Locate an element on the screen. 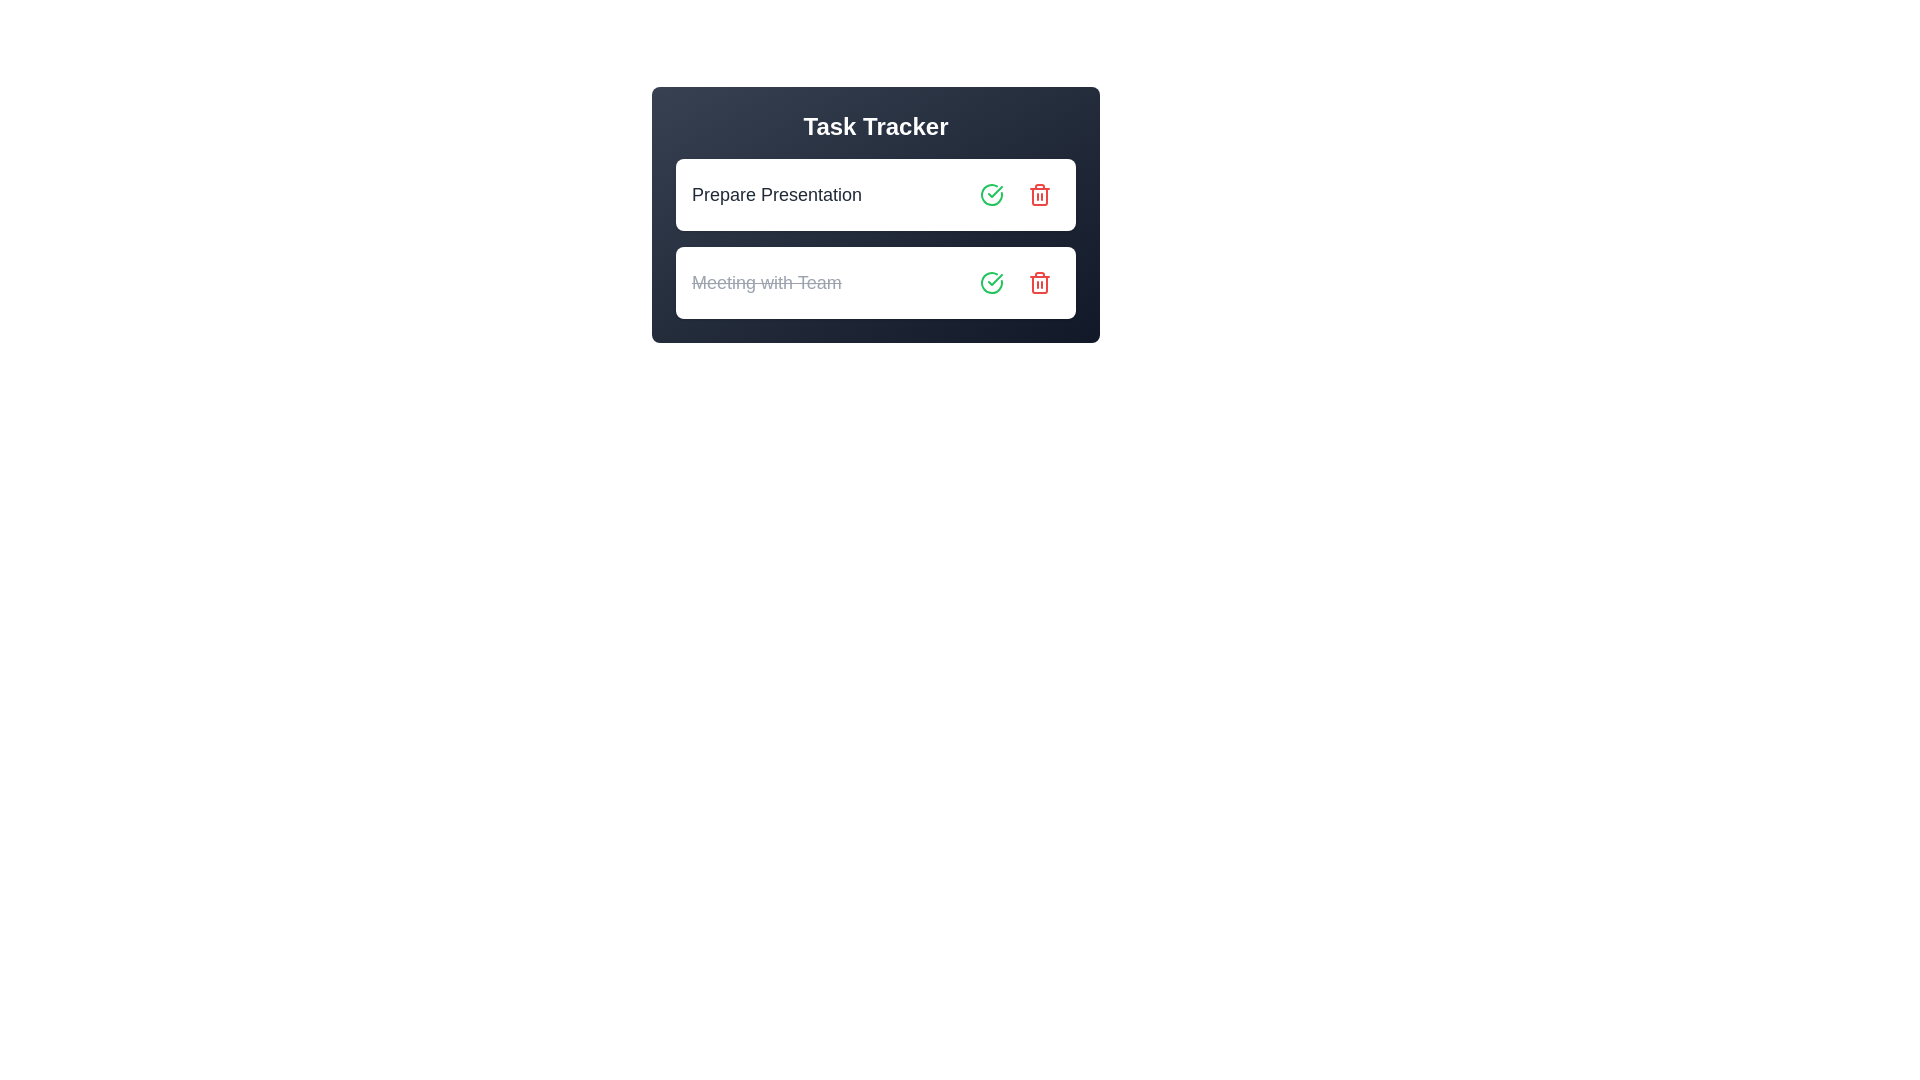 This screenshot has width=1920, height=1080. the trash bin button, which is a red-colored icon indicating delete action is located at coordinates (1040, 282).